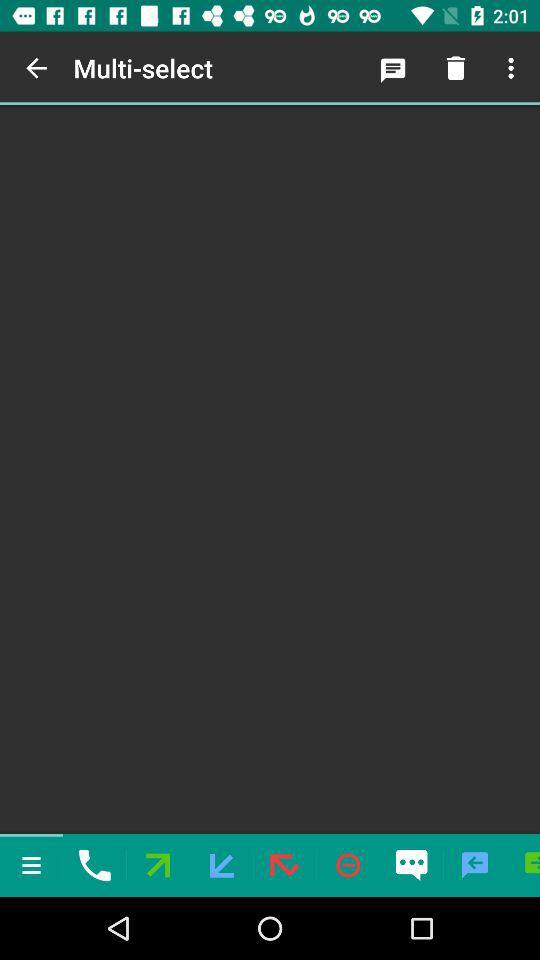  What do you see at coordinates (270, 469) in the screenshot?
I see `blank screen` at bounding box center [270, 469].